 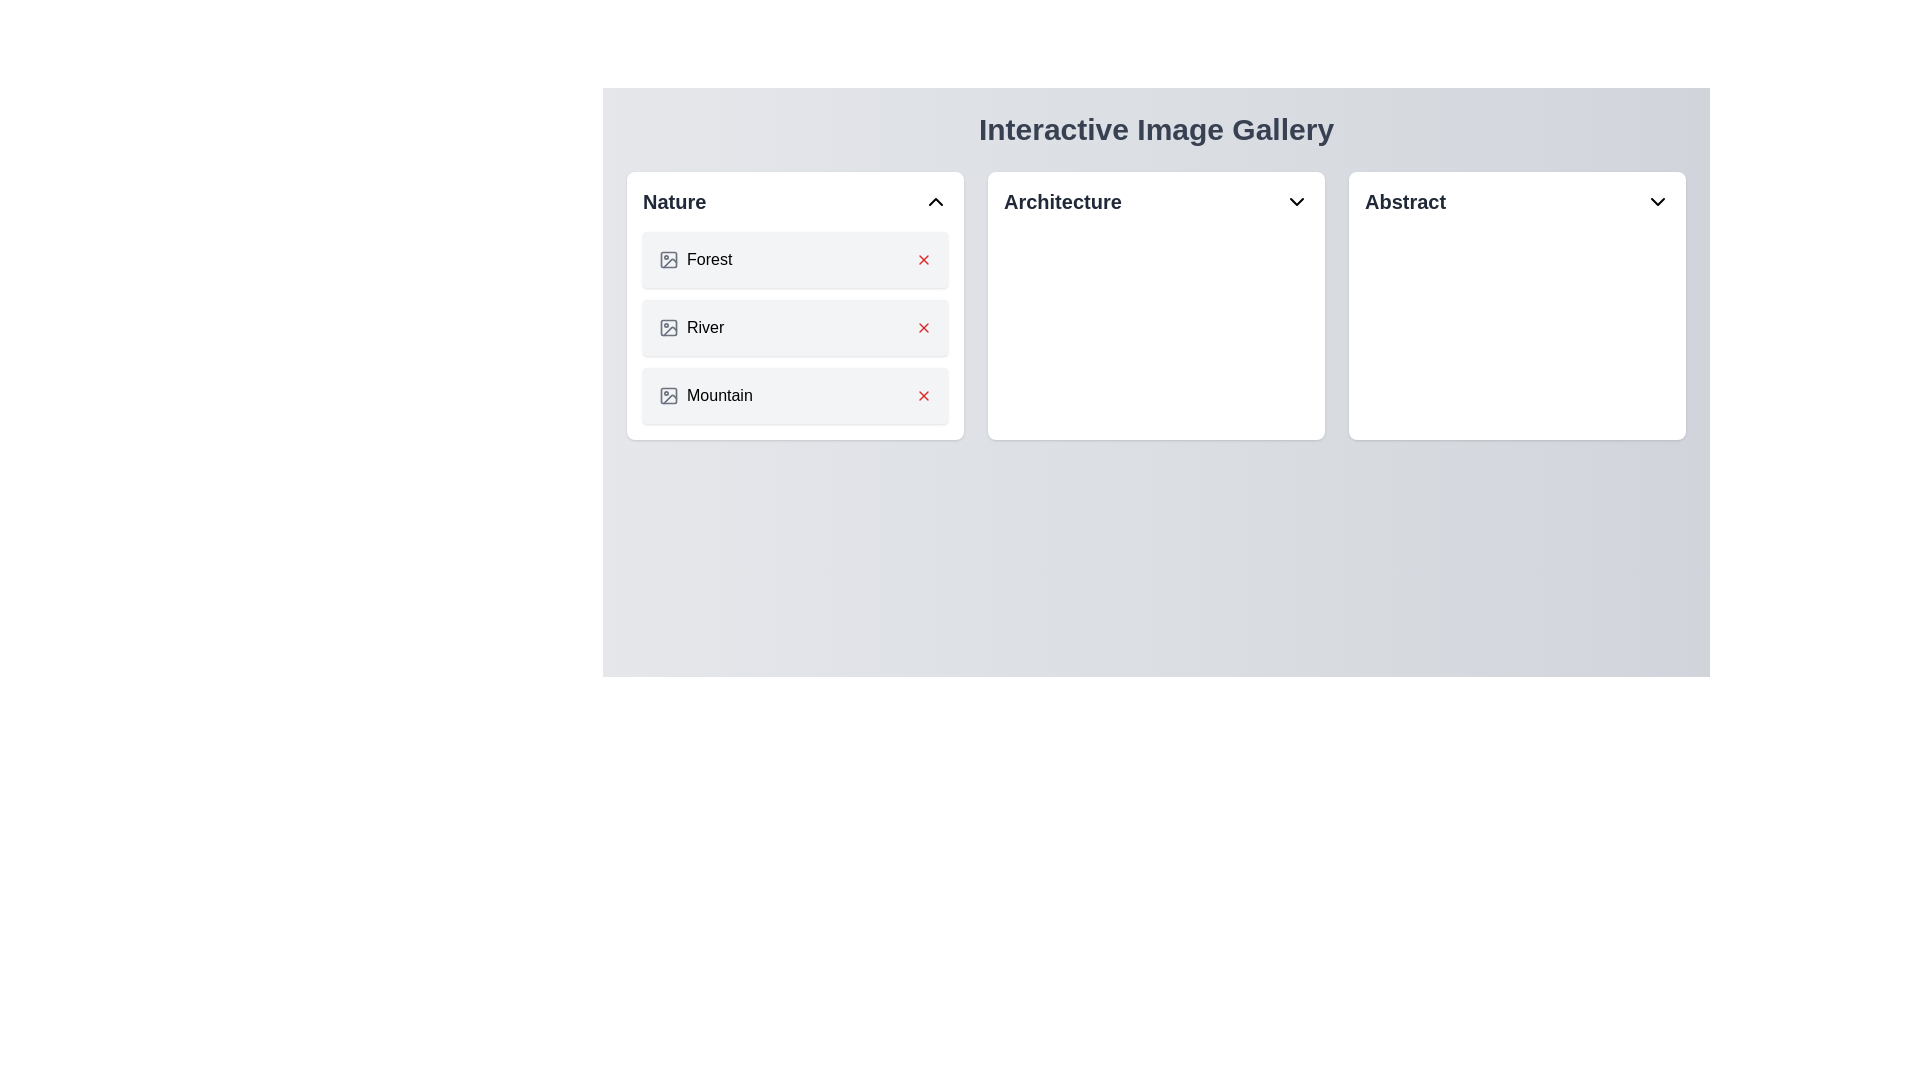 What do you see at coordinates (720, 396) in the screenshot?
I see `the 'Mountain' text label in the 'Nature' section, which is located below the 'River' list item` at bounding box center [720, 396].